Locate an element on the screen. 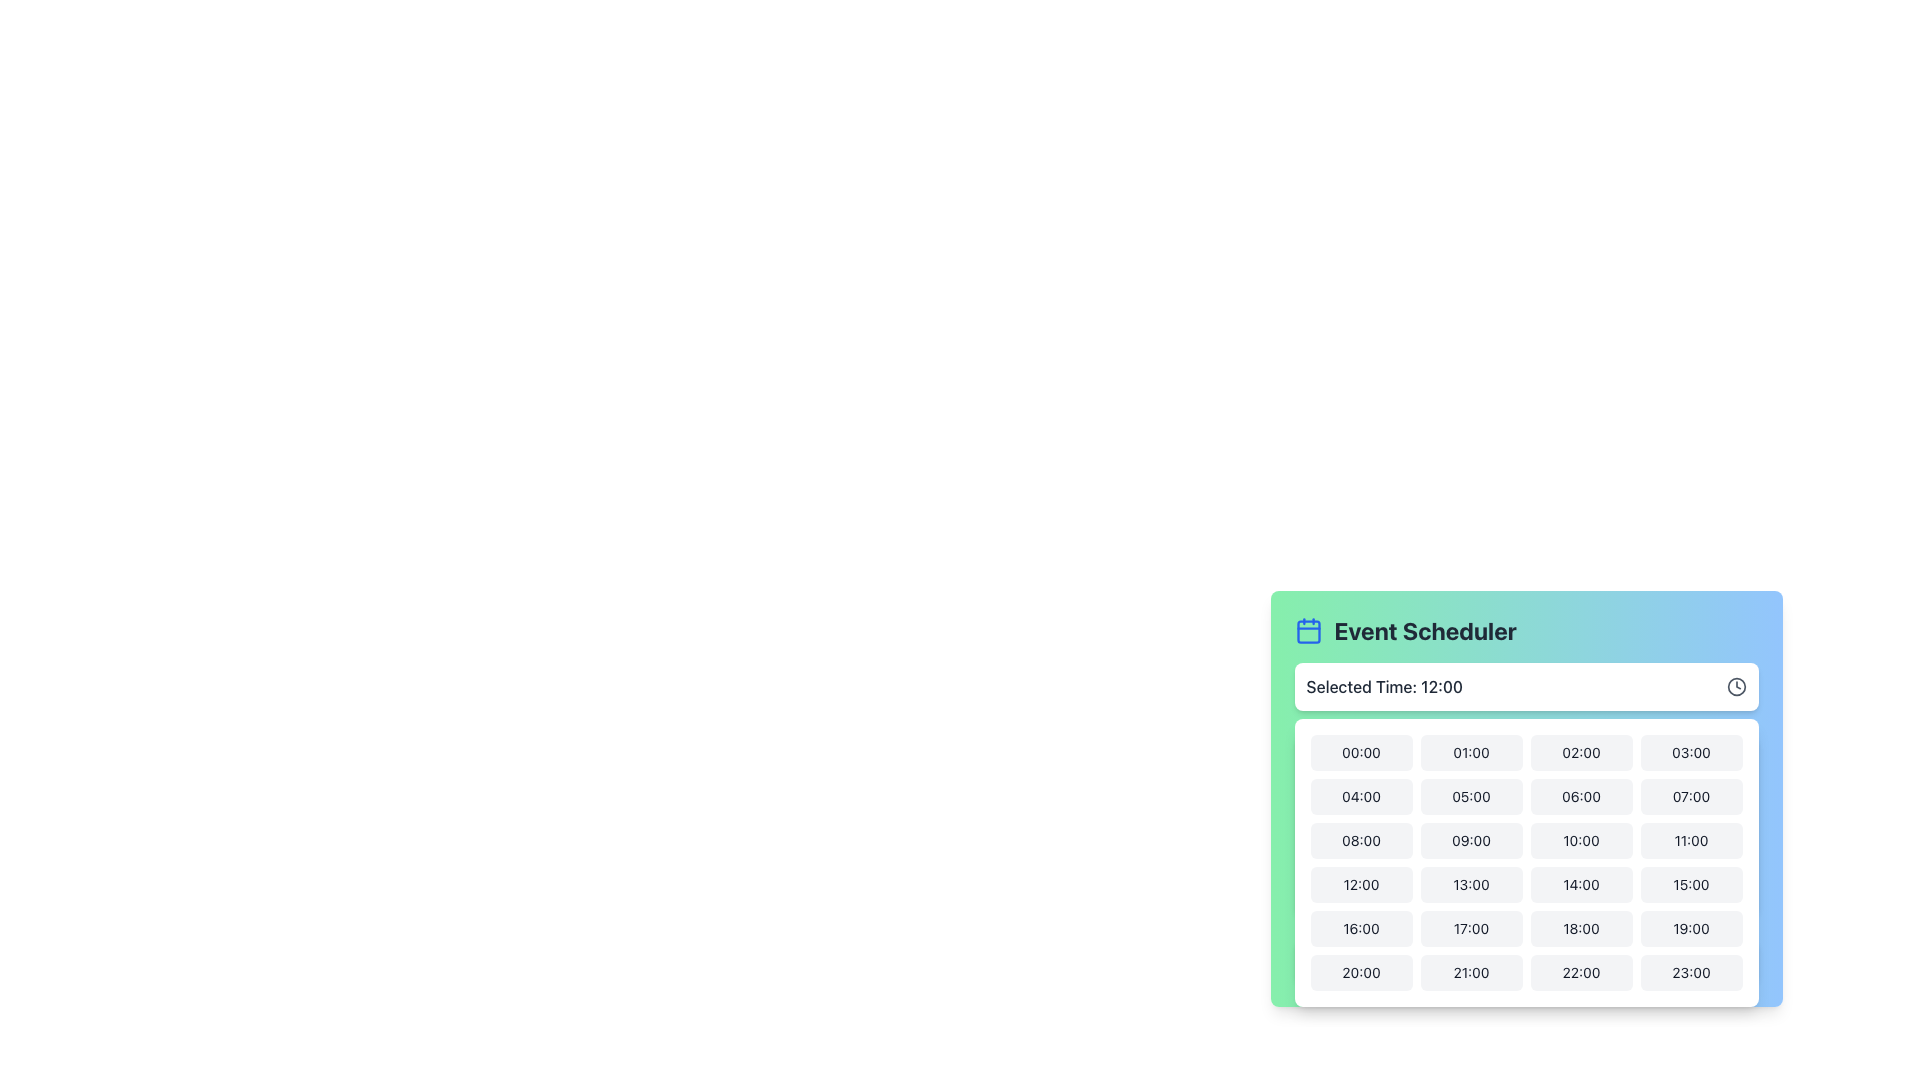 The image size is (1920, 1080). the '18:00' time selection button located in the 'Event Scheduler' interface, which is the third button in the fifth row is located at coordinates (1580, 929).